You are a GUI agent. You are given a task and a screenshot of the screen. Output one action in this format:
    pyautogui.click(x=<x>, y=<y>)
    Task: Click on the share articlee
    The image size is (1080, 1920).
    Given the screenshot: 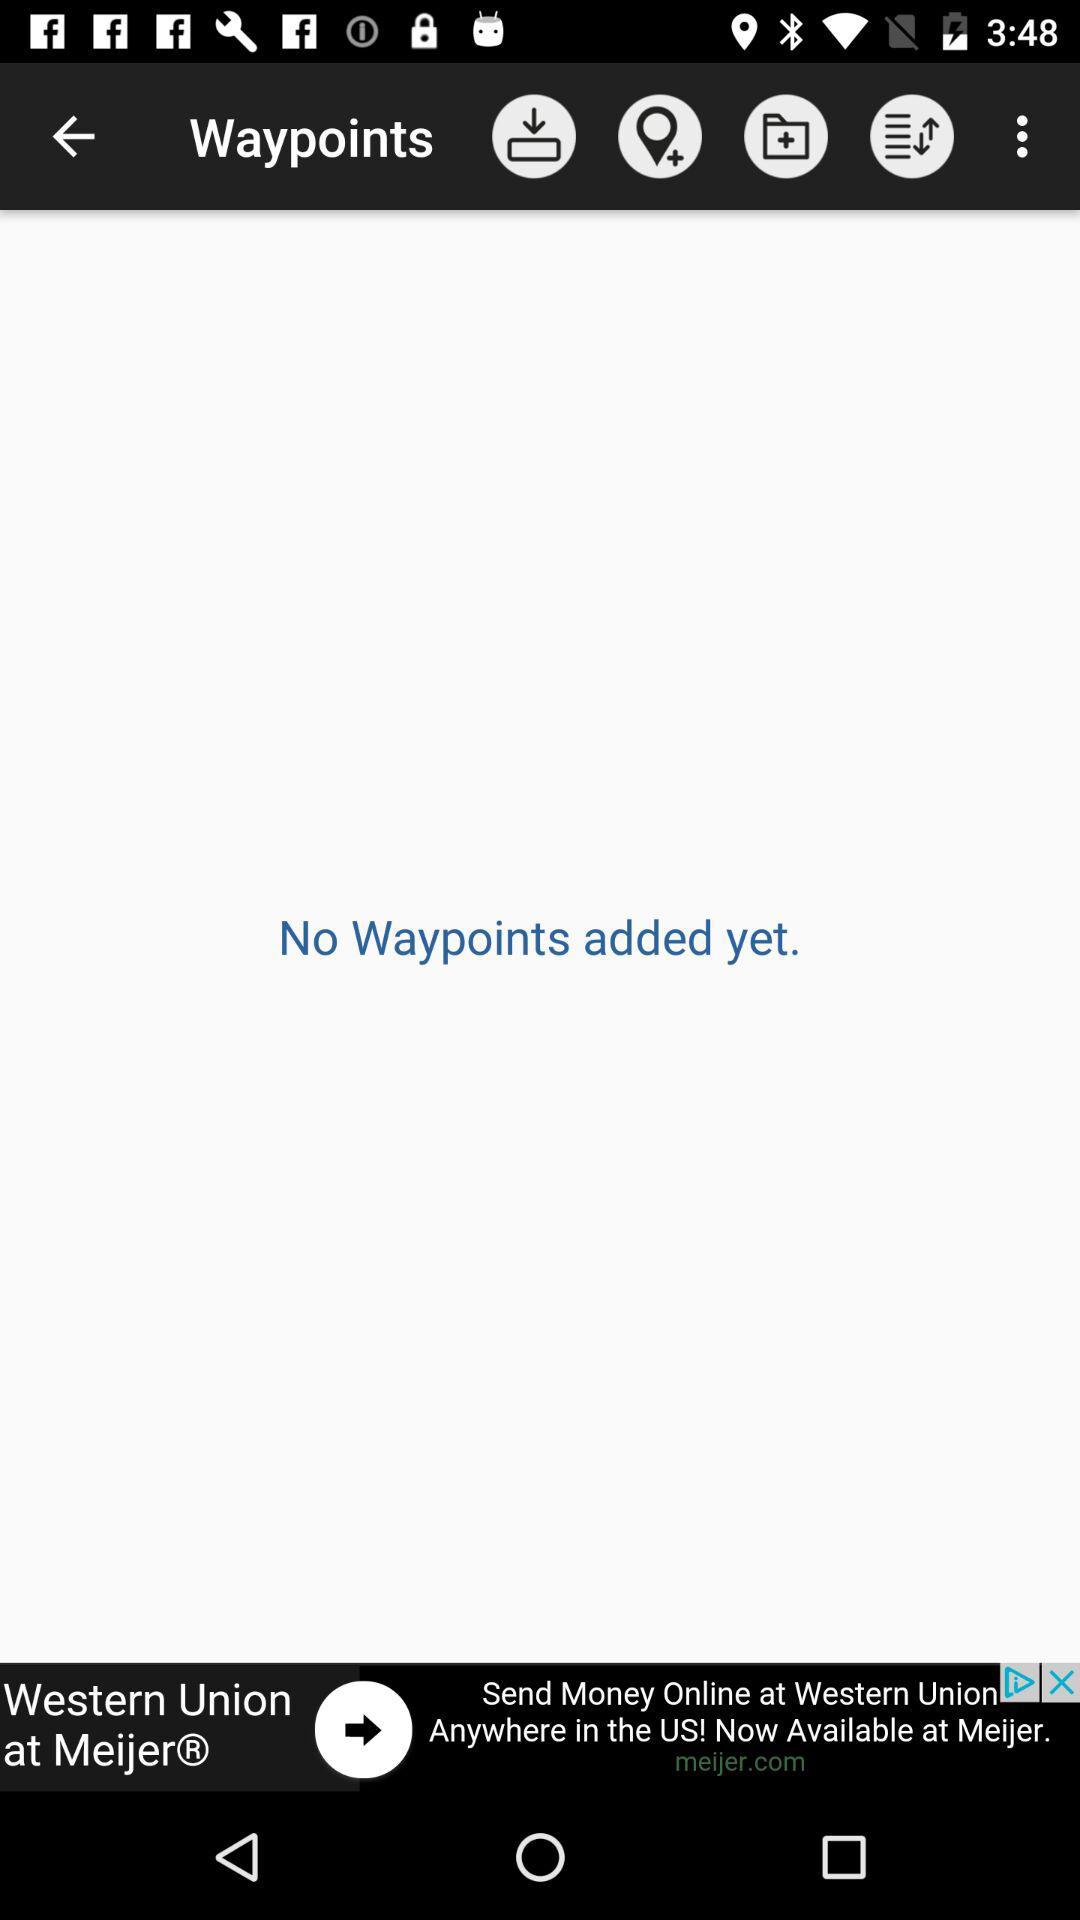 What is the action you would take?
    pyautogui.click(x=540, y=1727)
    